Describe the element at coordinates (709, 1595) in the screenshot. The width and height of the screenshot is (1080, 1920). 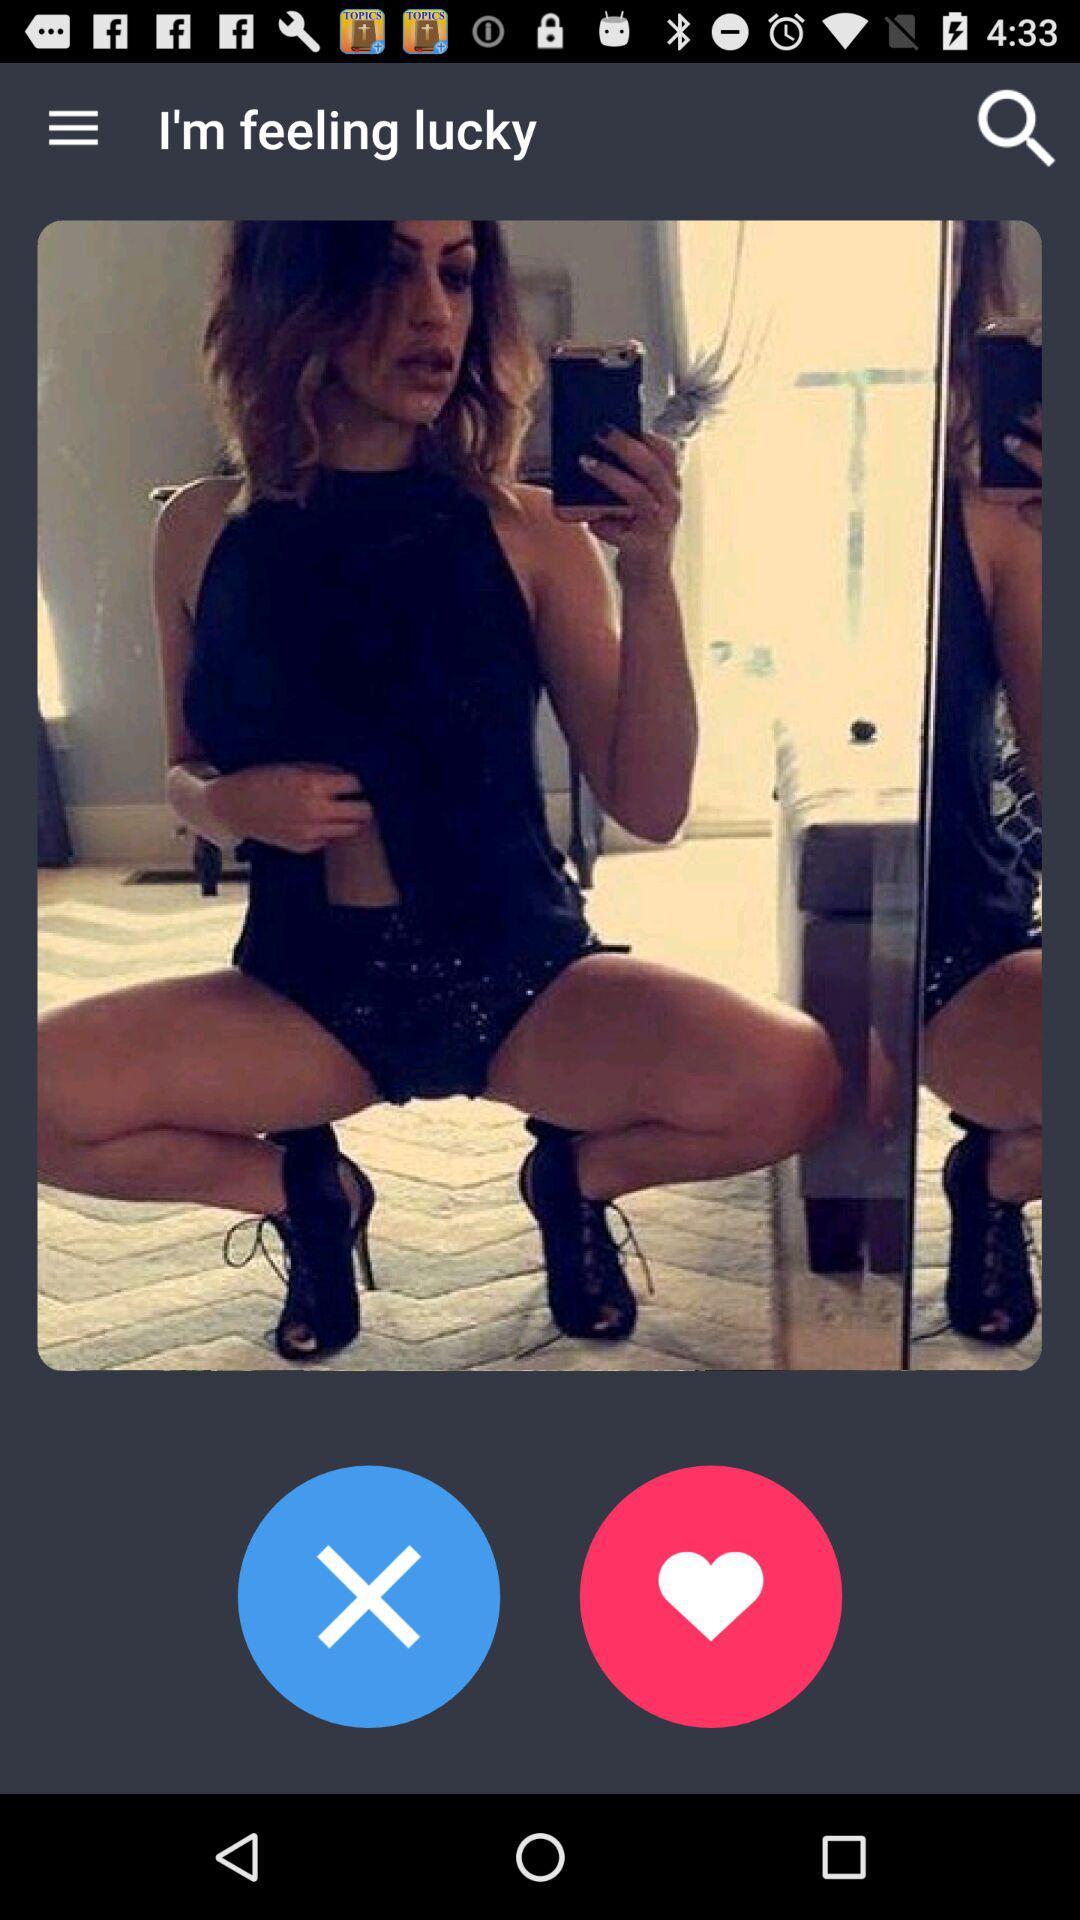
I see `like person` at that location.